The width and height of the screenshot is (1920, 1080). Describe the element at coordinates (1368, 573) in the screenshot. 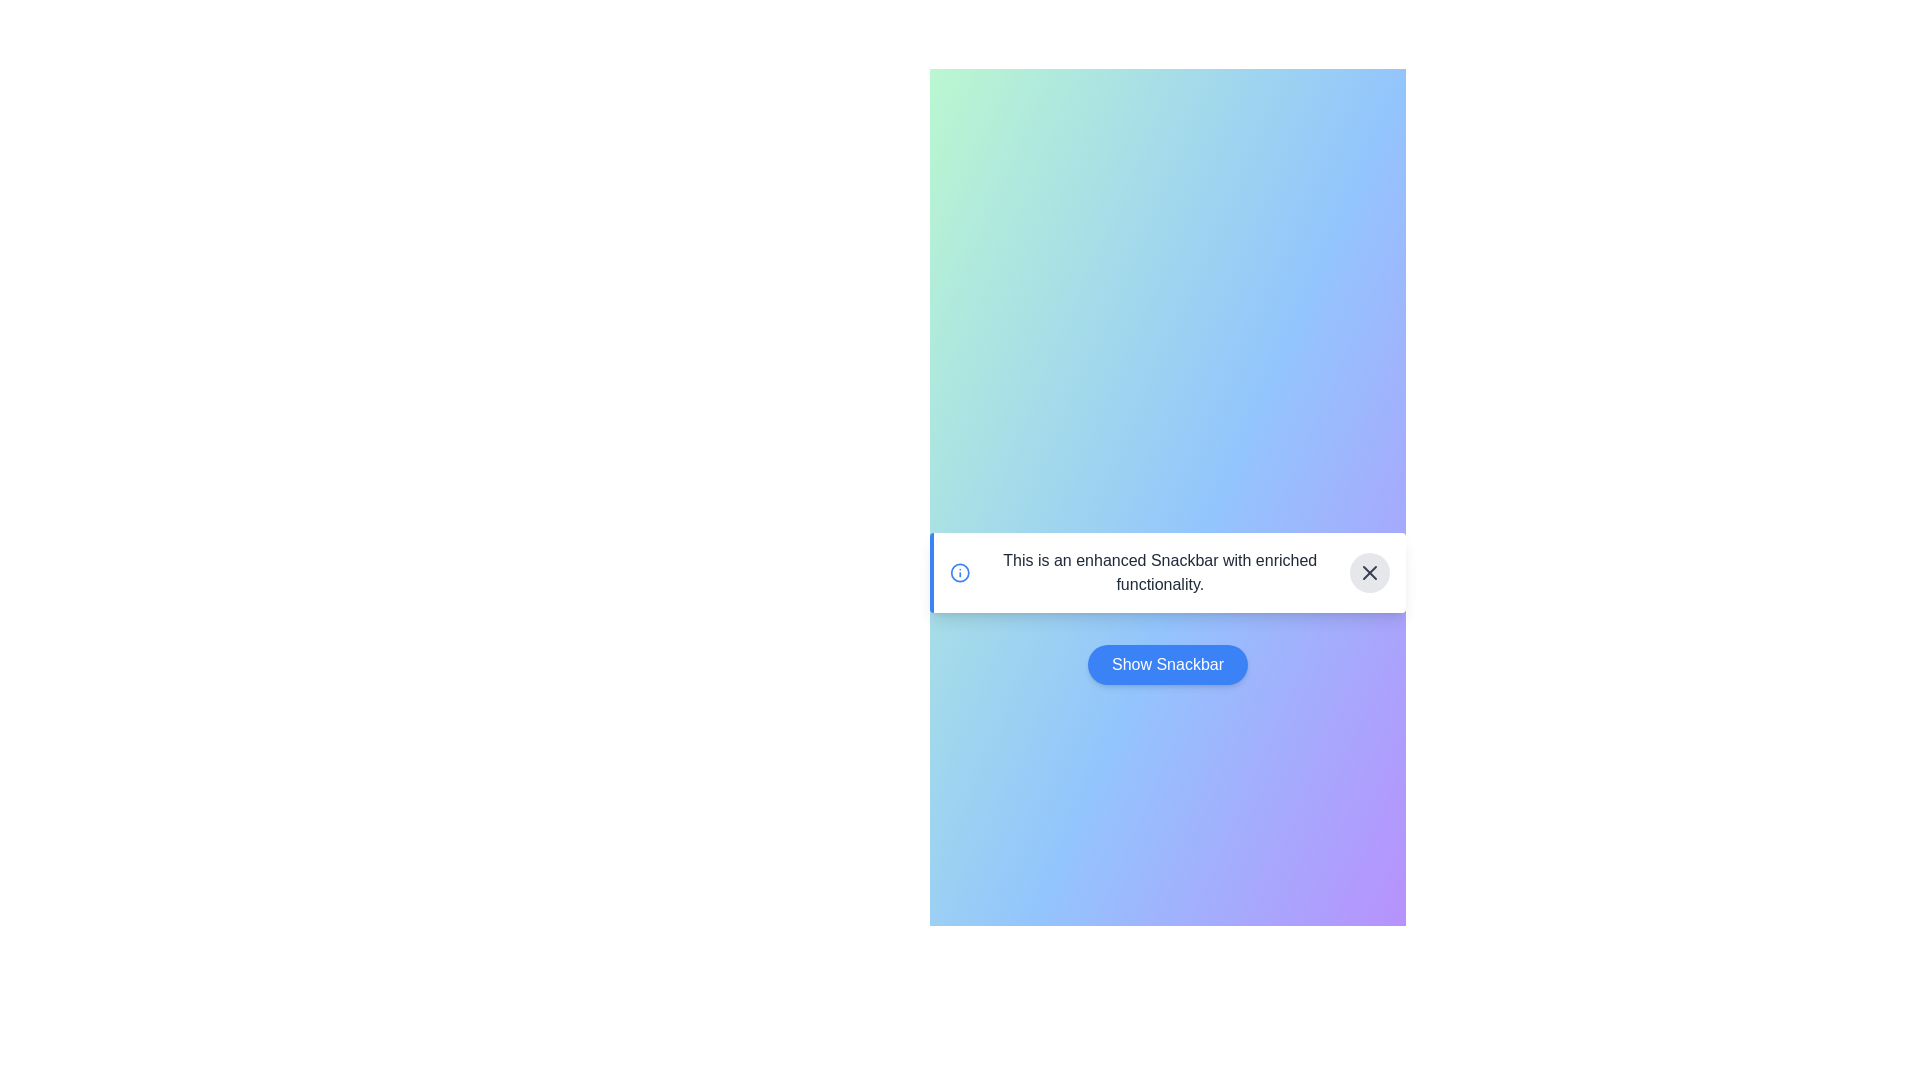

I see `the close icon button located at the right side of the snackbar` at that location.